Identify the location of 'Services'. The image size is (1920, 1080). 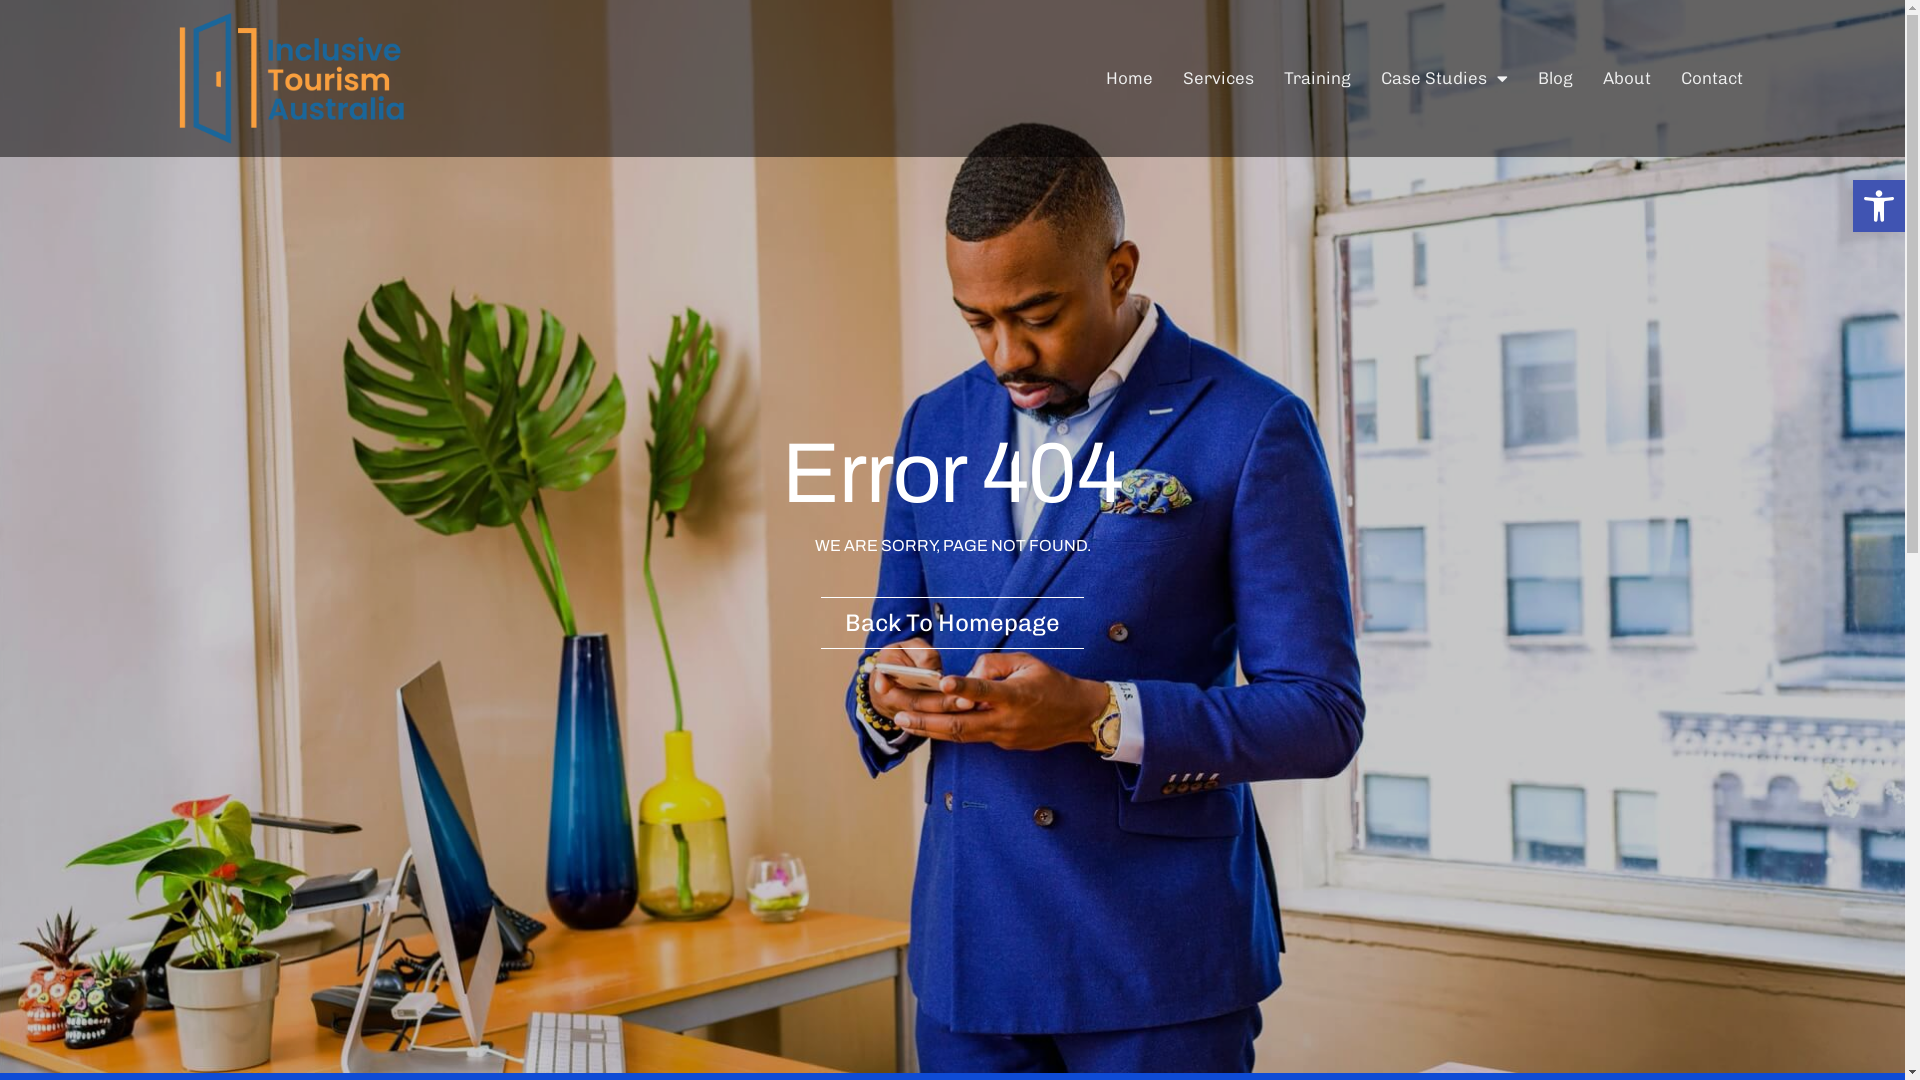
(1216, 76).